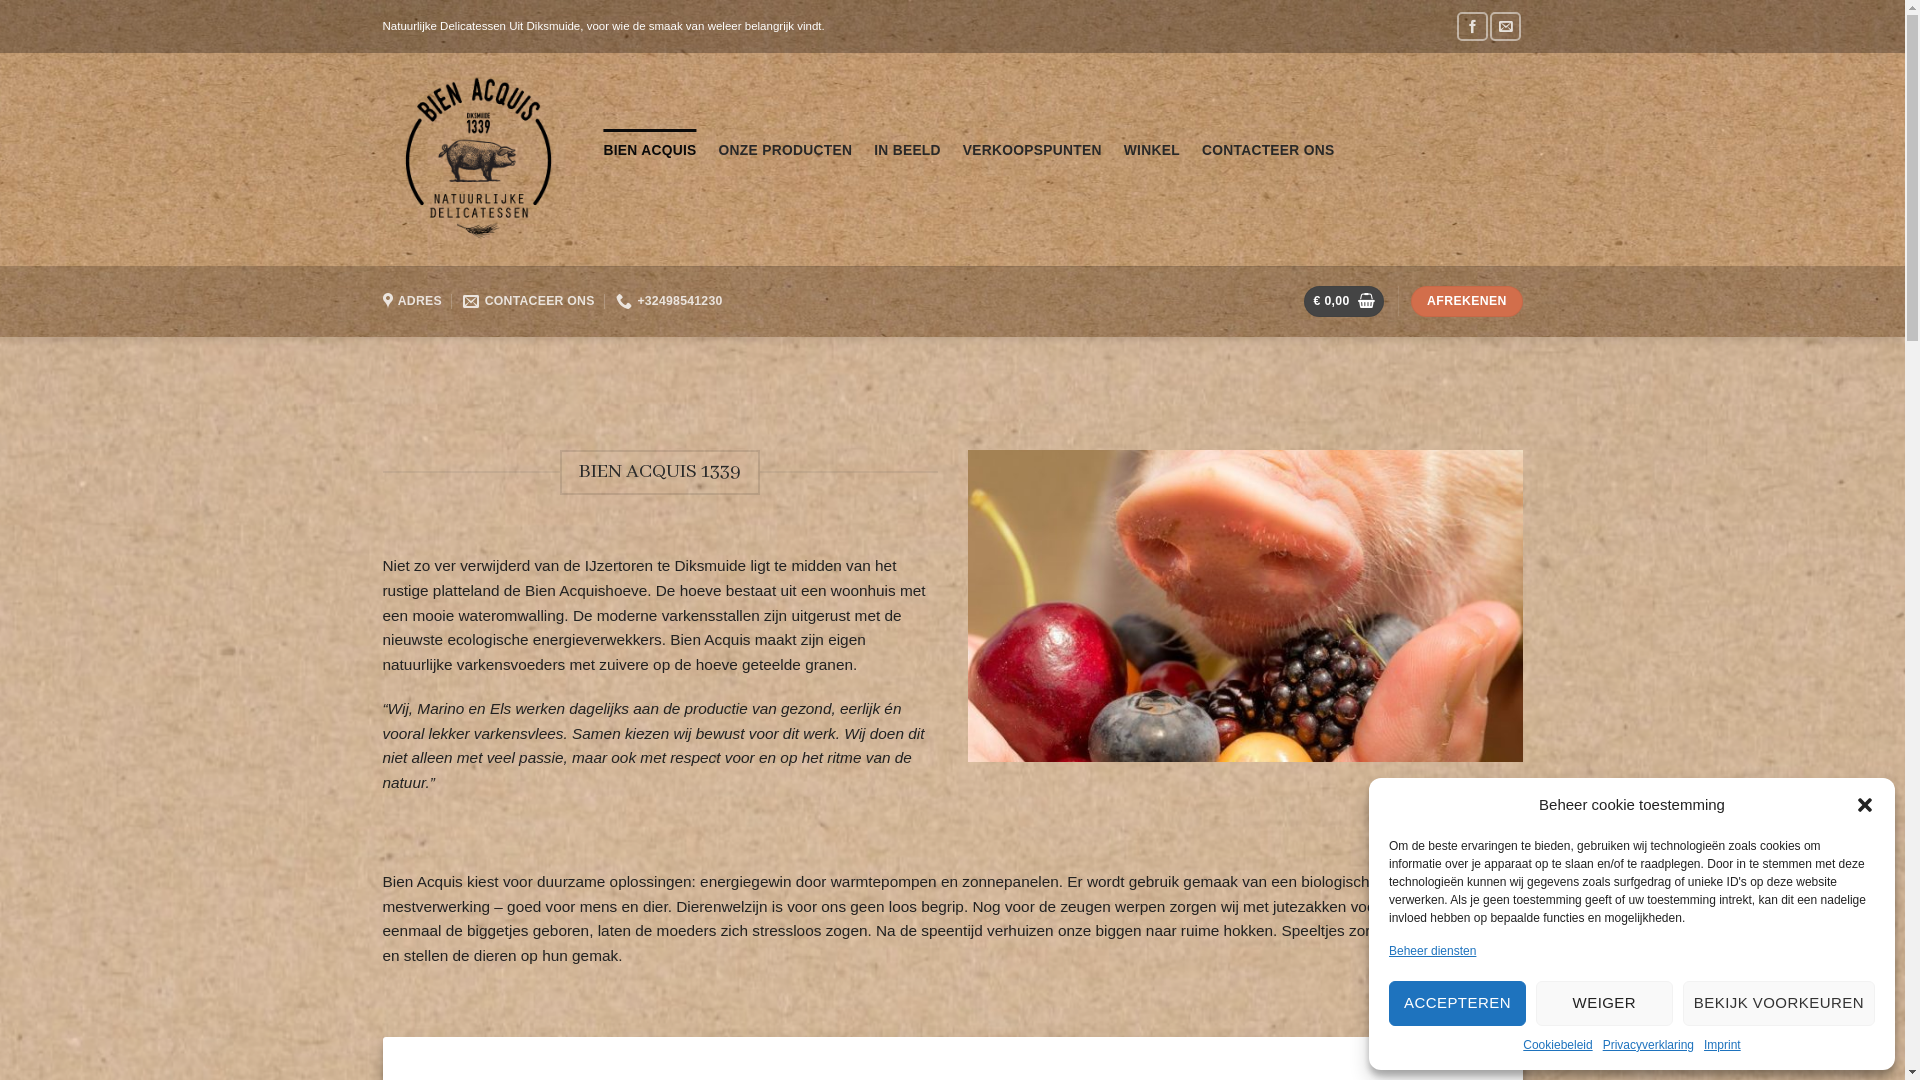 This screenshot has width=1920, height=1080. Describe the element at coordinates (1556, 1044) in the screenshot. I see `'Cookiebeleid'` at that location.